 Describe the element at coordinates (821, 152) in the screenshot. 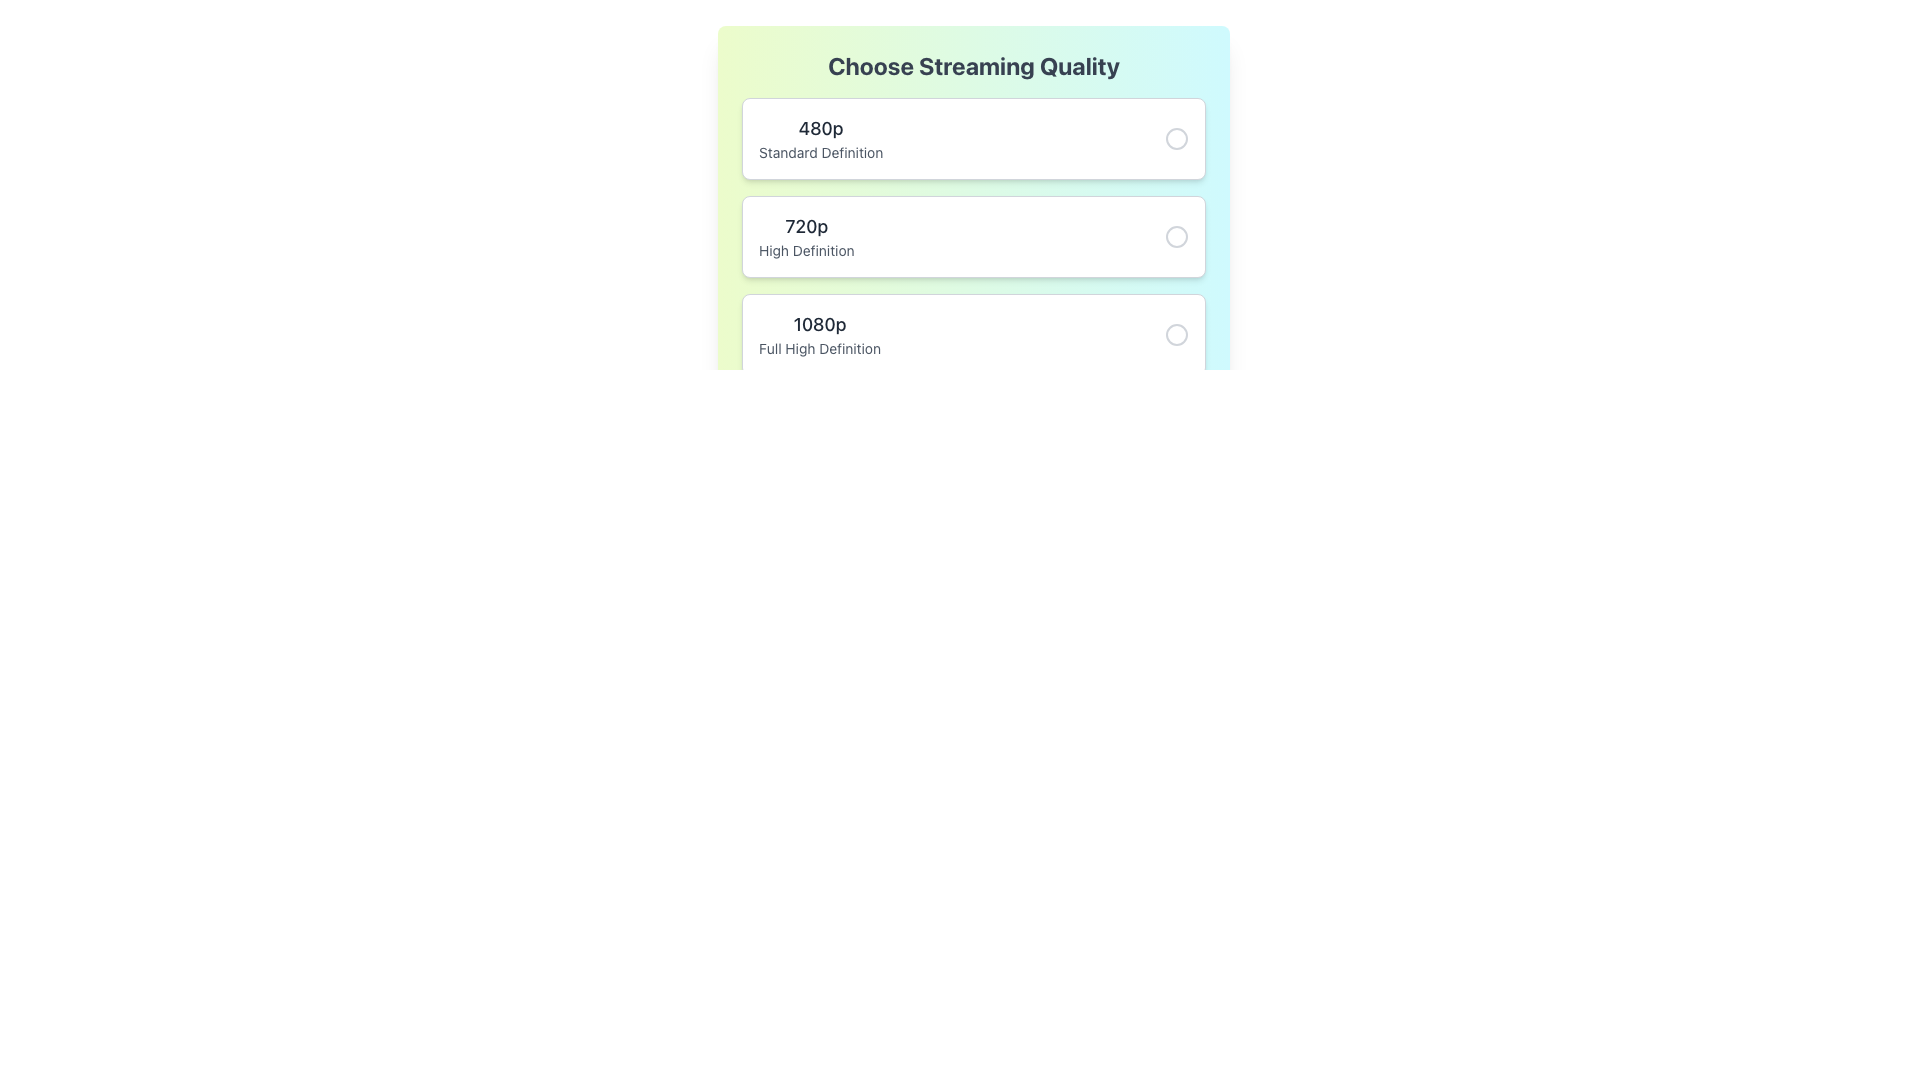

I see `text label displaying 'Standard Definition' located below the '480p' label in the topmost option card for streaming quality` at that location.